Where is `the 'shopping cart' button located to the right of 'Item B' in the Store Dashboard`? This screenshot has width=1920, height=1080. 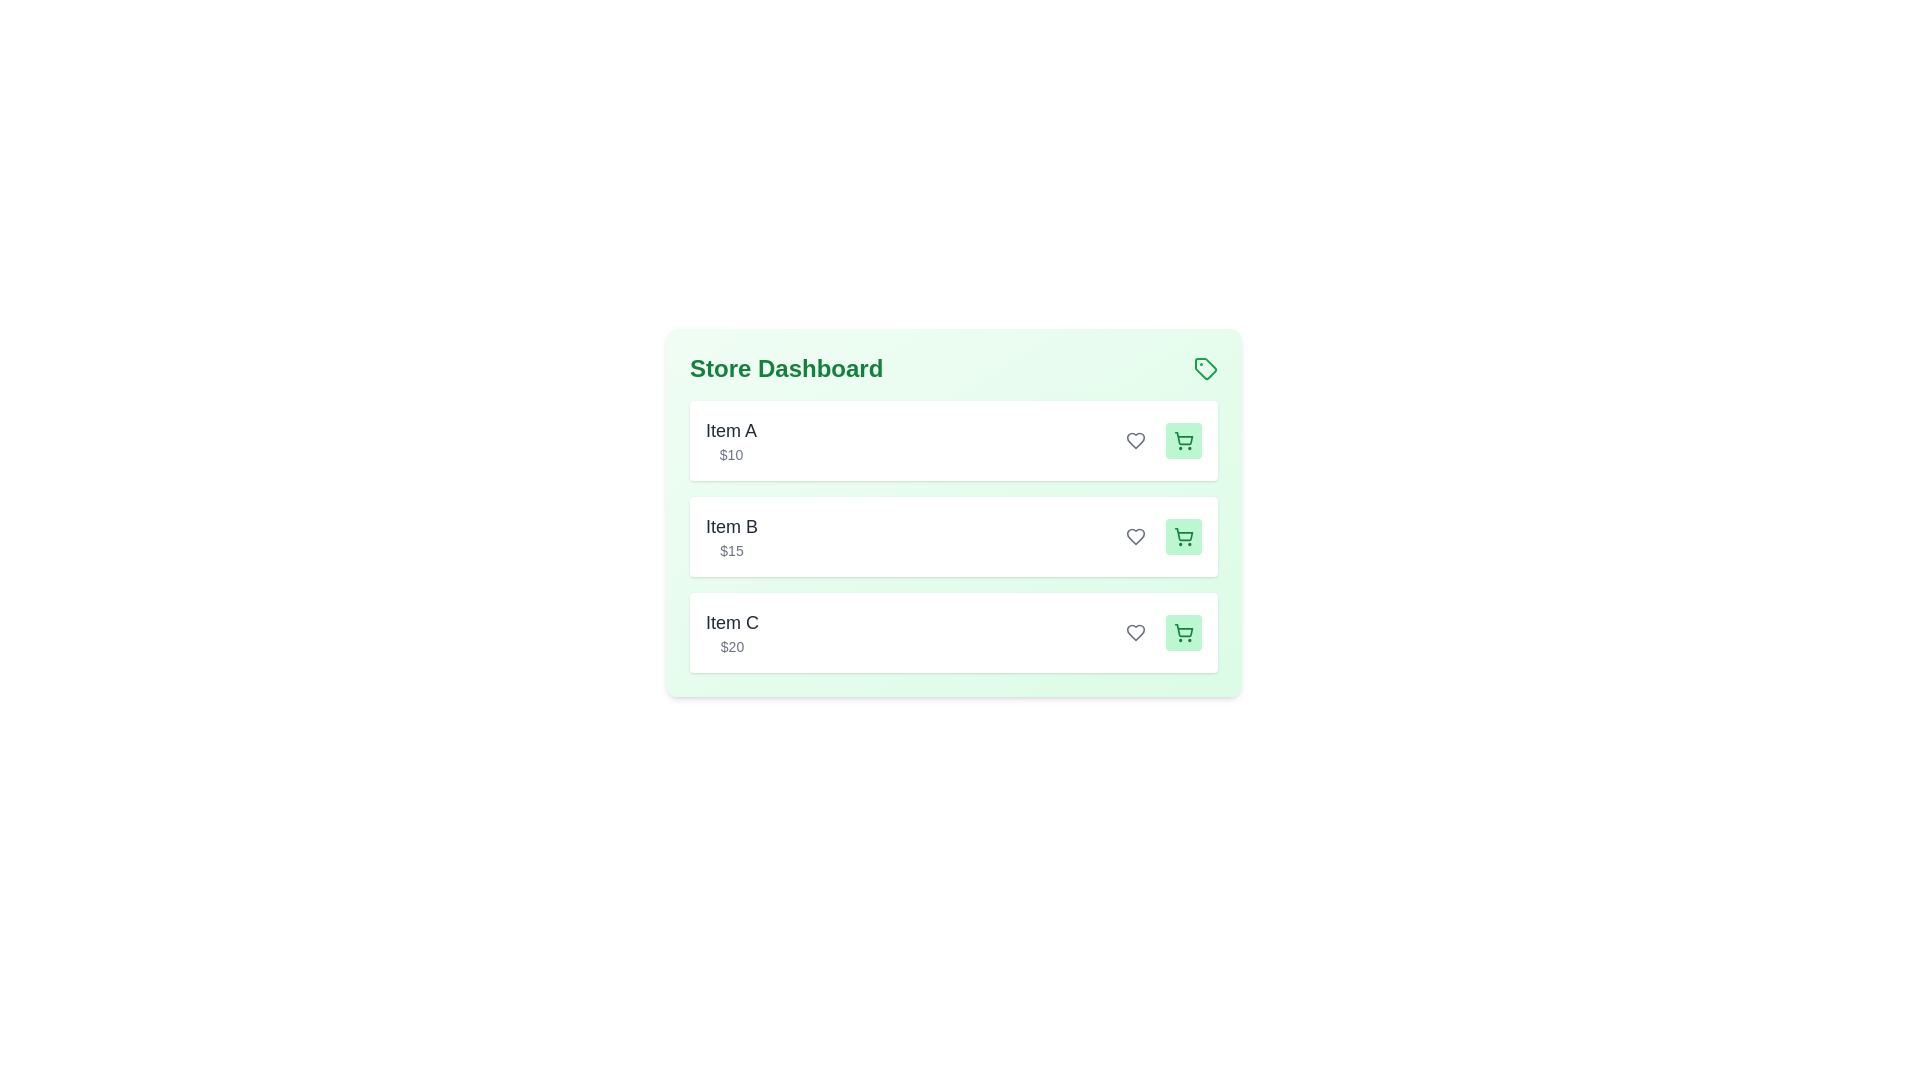 the 'shopping cart' button located to the right of 'Item B' in the Store Dashboard is located at coordinates (1184, 535).